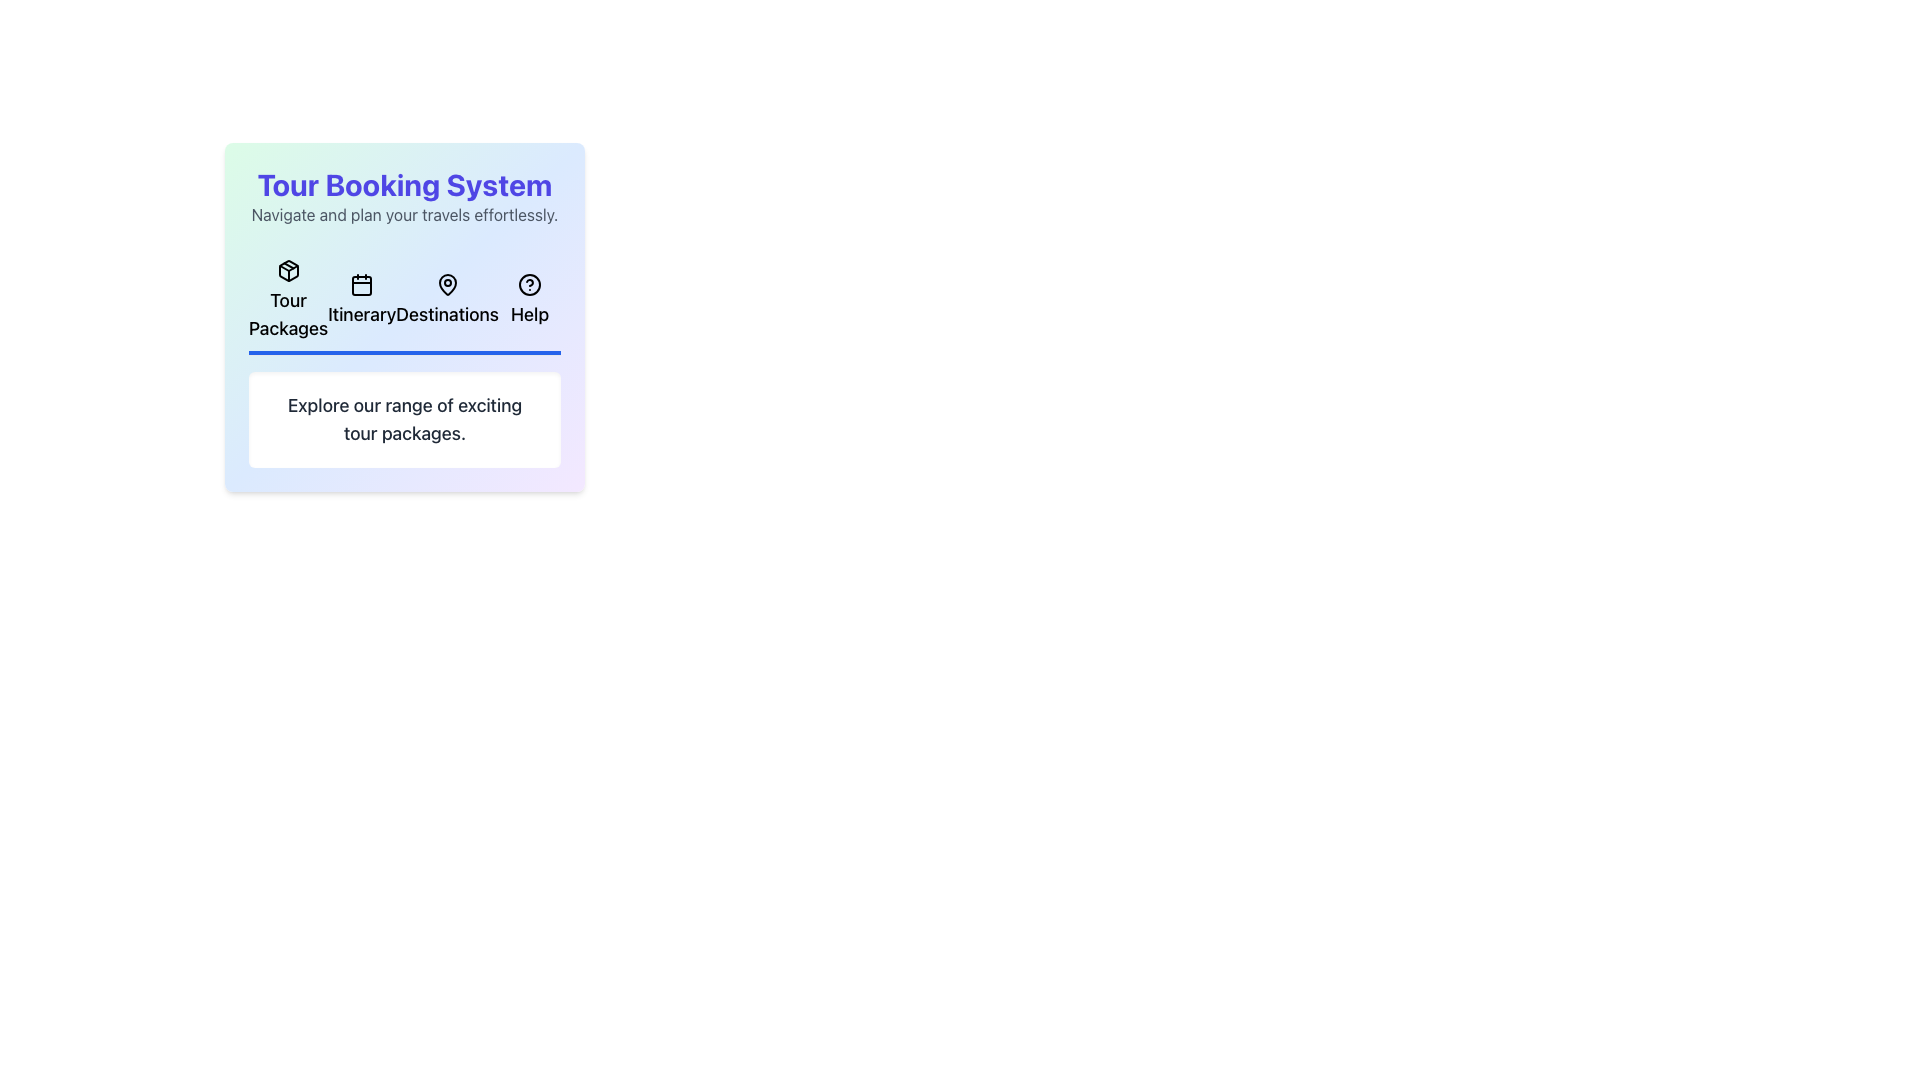  Describe the element at coordinates (446, 285) in the screenshot. I see `the map pin icon, which symbolizes destinations within the booking system UI, located between the 'Itinerary' icon and 'Help' icon` at that location.